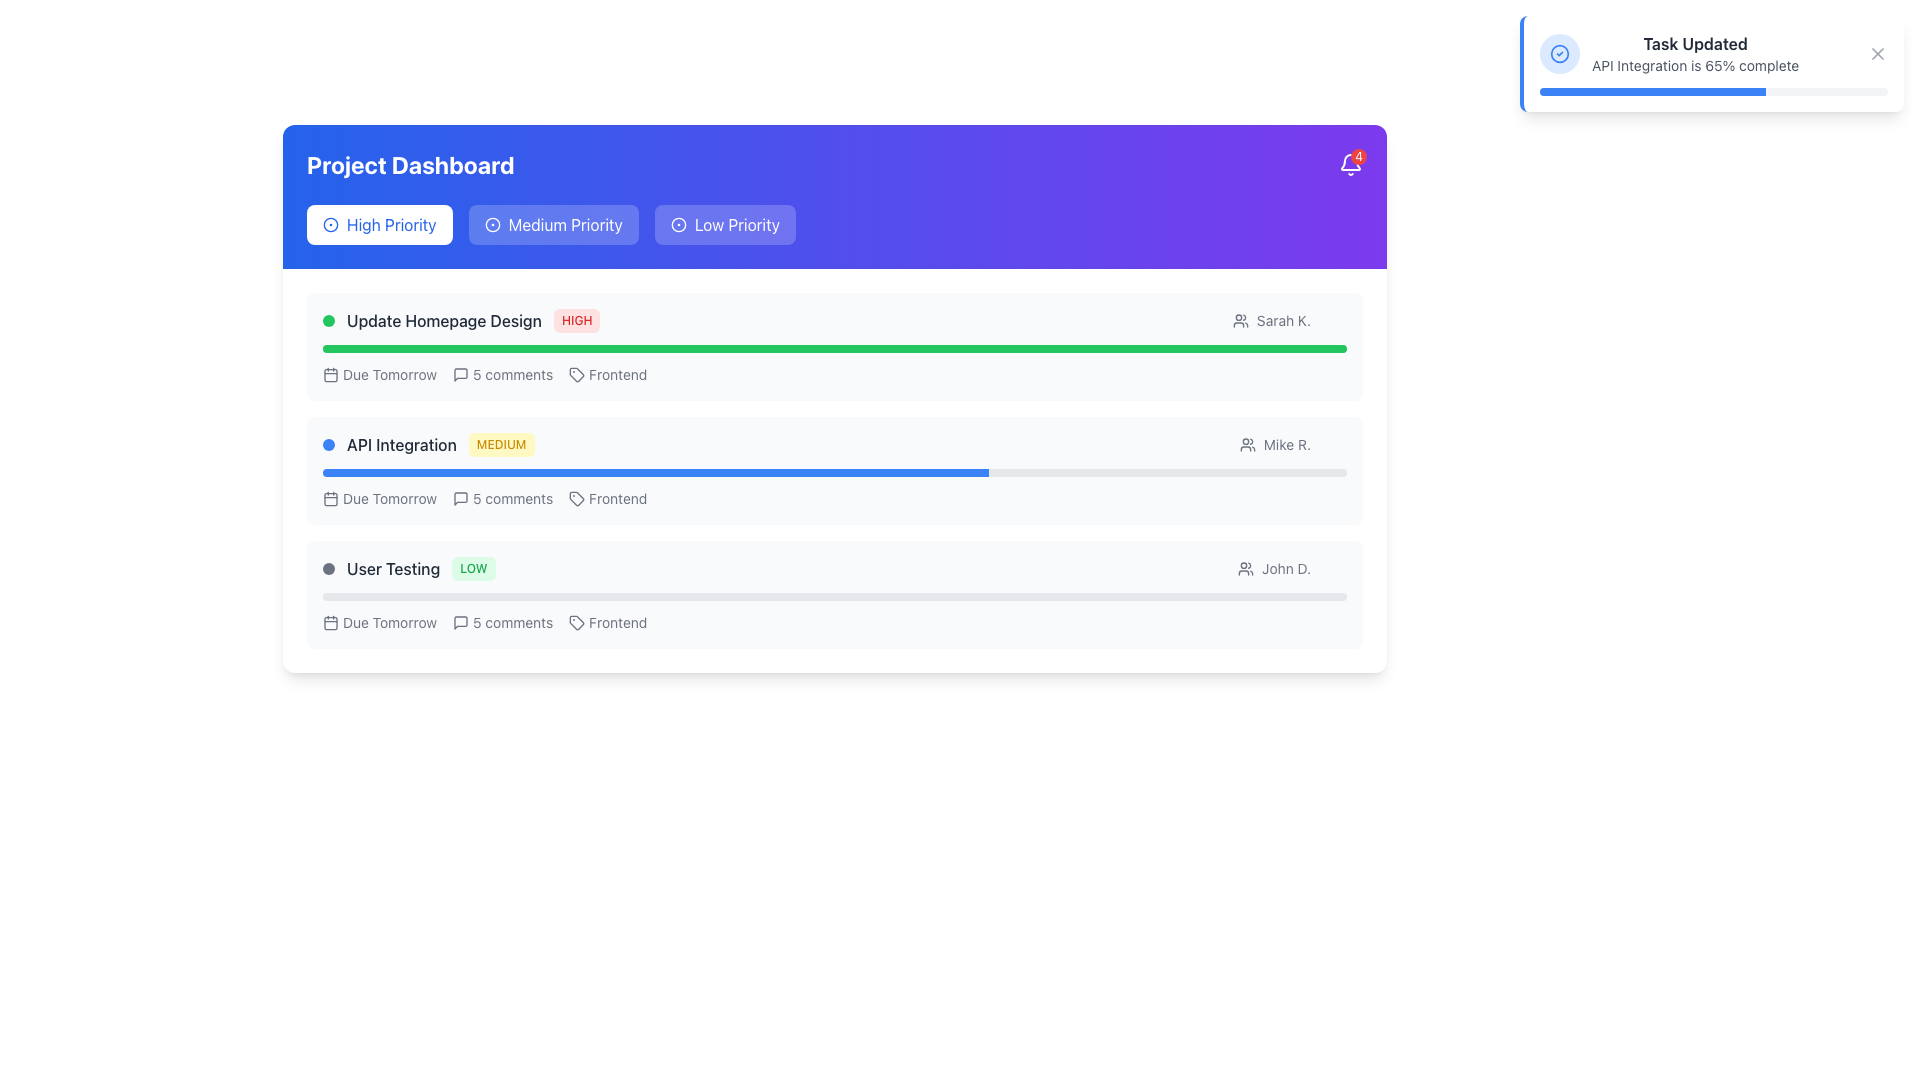  Describe the element at coordinates (390, 622) in the screenshot. I see `the 'Due Tomorrow' text label located in the third task item under the 'User Testing' task, which is styled in dark gray sans-serif font and positioned to the right of a calendar icon` at that location.